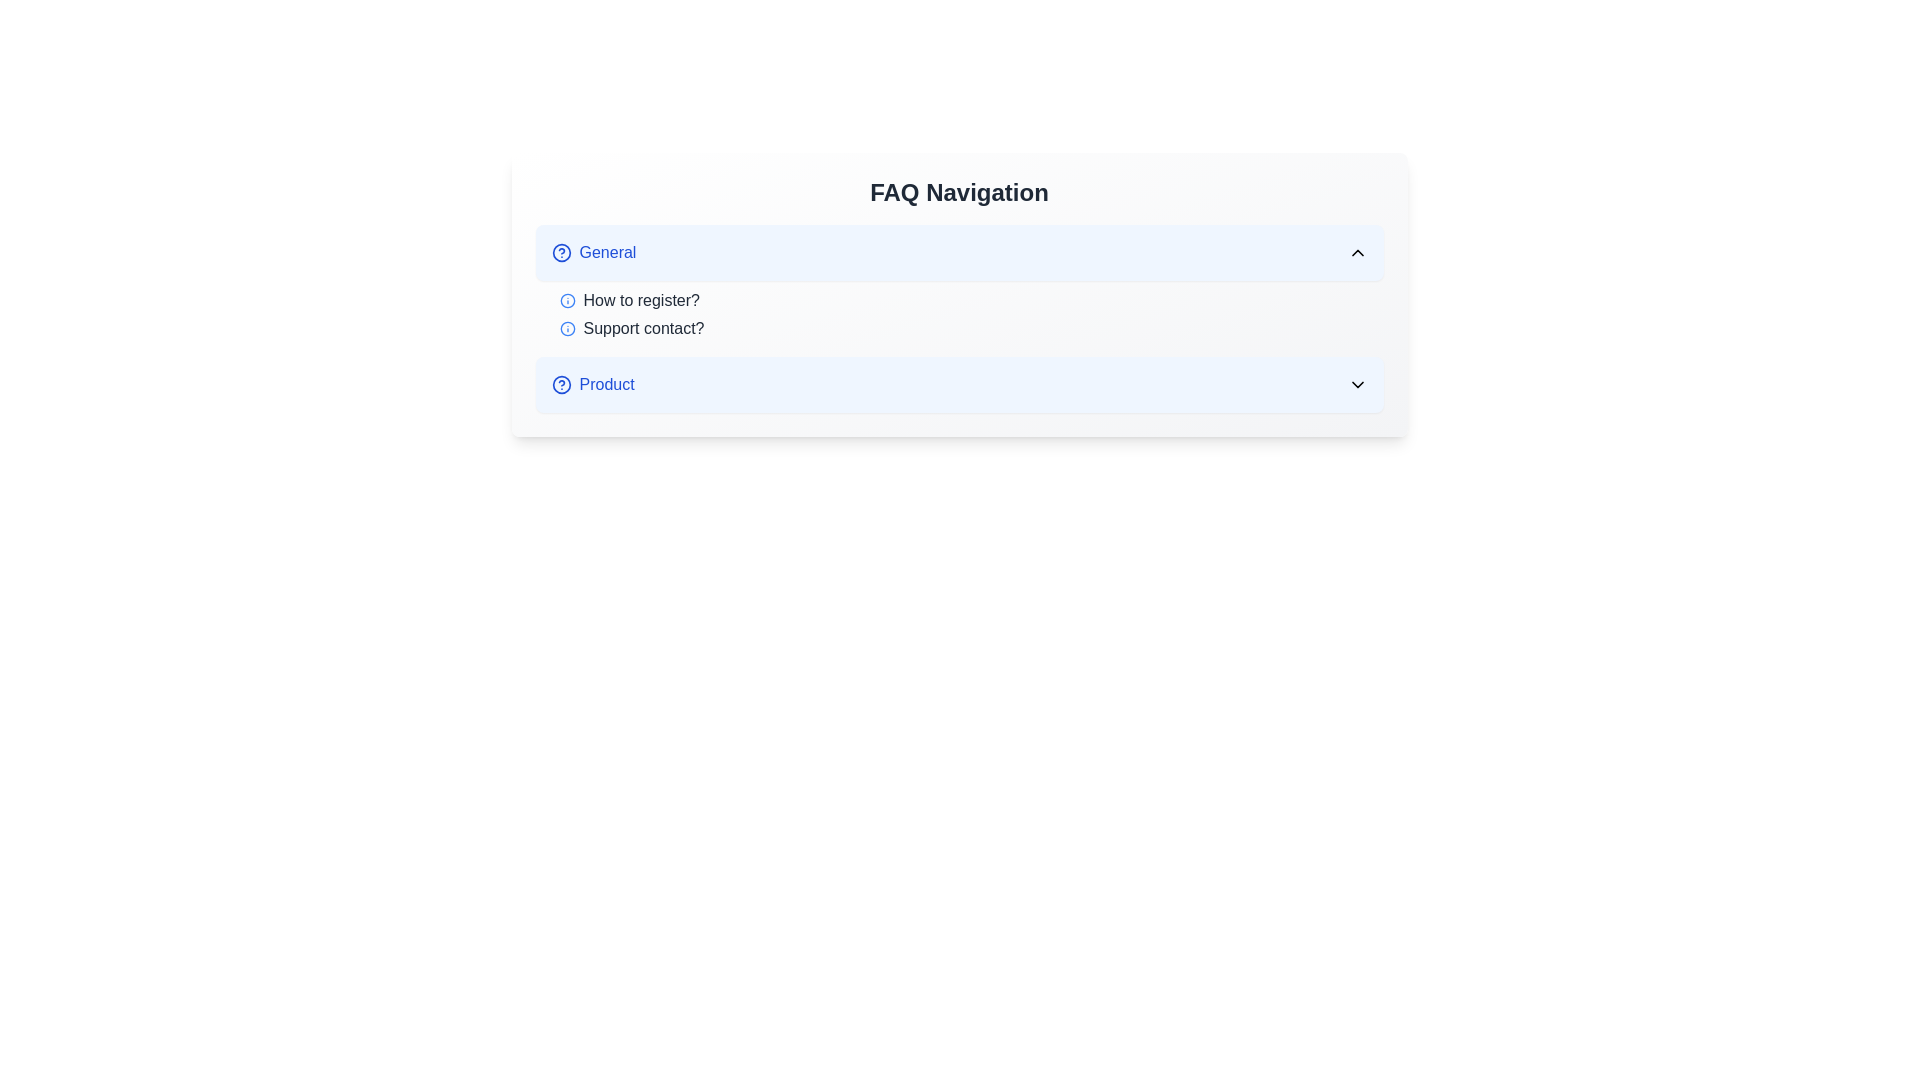 Image resolution: width=1920 pixels, height=1080 pixels. What do you see at coordinates (643, 327) in the screenshot?
I see `the hyperlink that navigates to the 'Support' section, which is the third clickable item in the FAQ navigation list` at bounding box center [643, 327].